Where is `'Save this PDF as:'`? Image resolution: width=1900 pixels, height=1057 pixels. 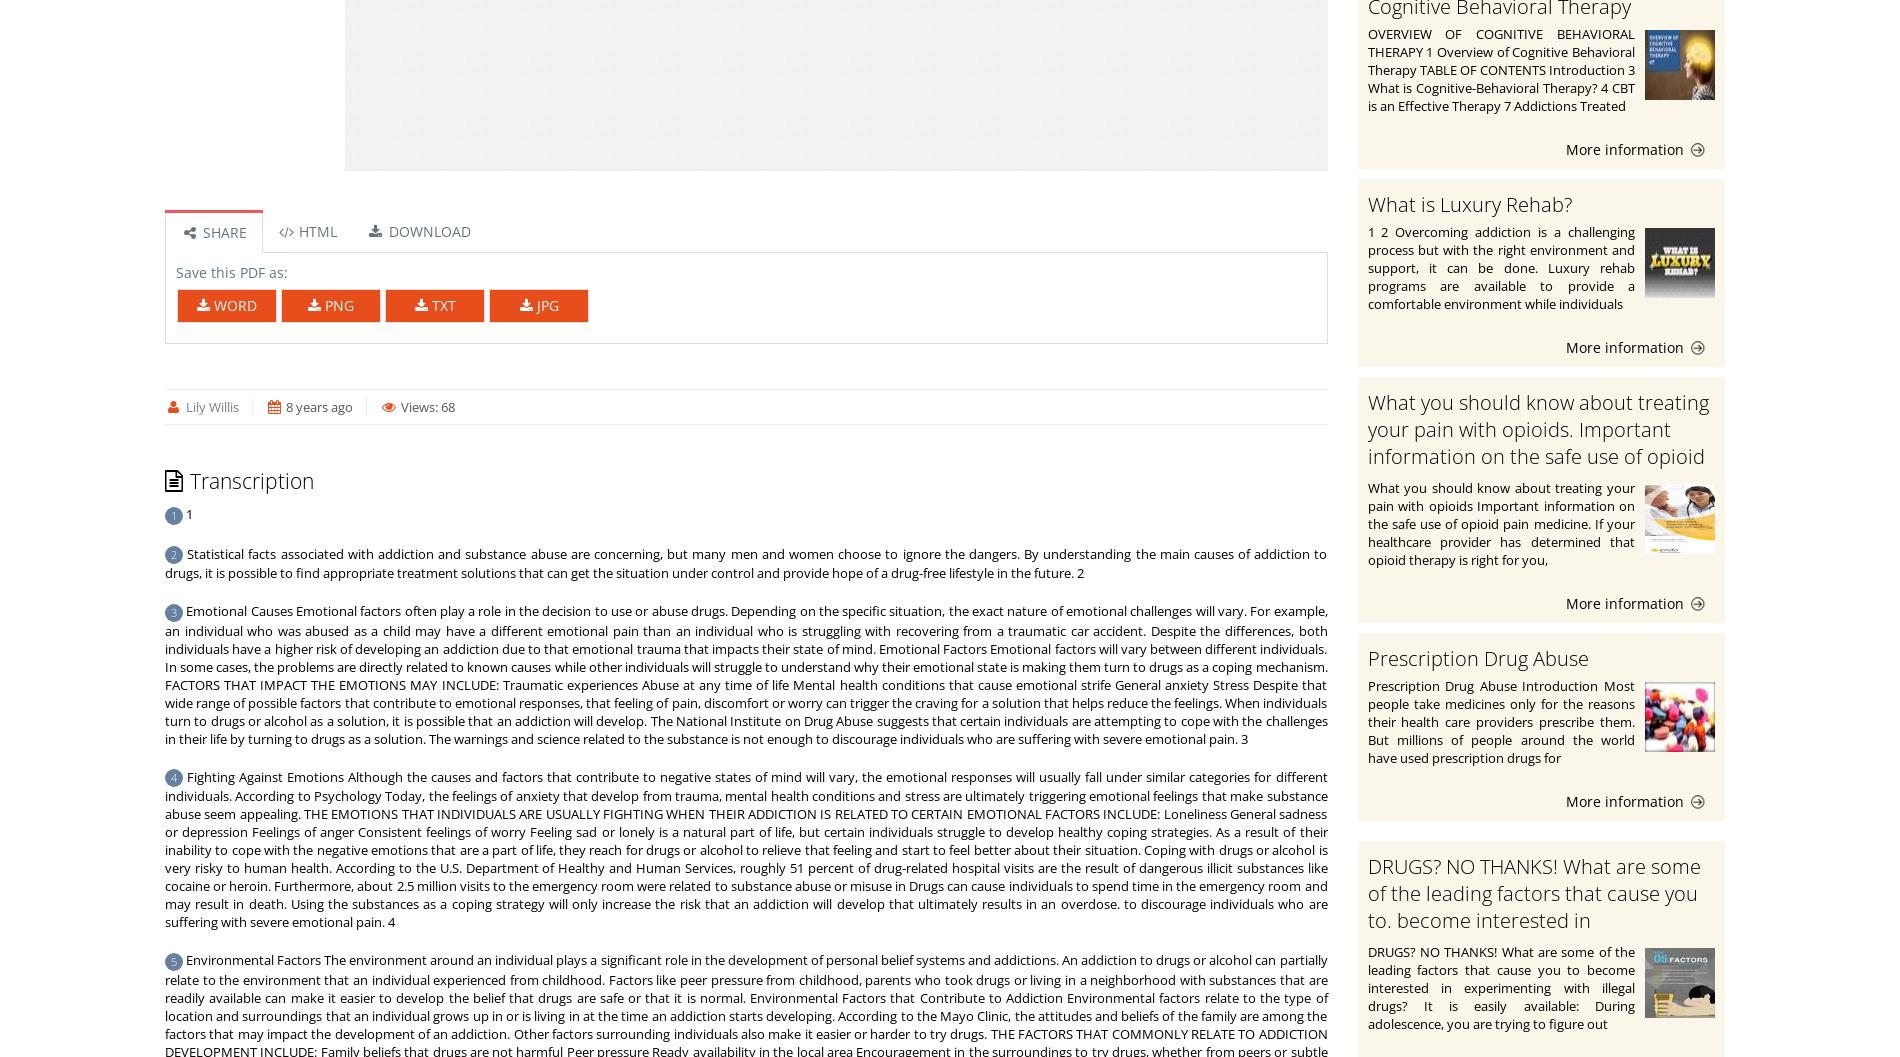
'Save this PDF as:' is located at coordinates (231, 271).